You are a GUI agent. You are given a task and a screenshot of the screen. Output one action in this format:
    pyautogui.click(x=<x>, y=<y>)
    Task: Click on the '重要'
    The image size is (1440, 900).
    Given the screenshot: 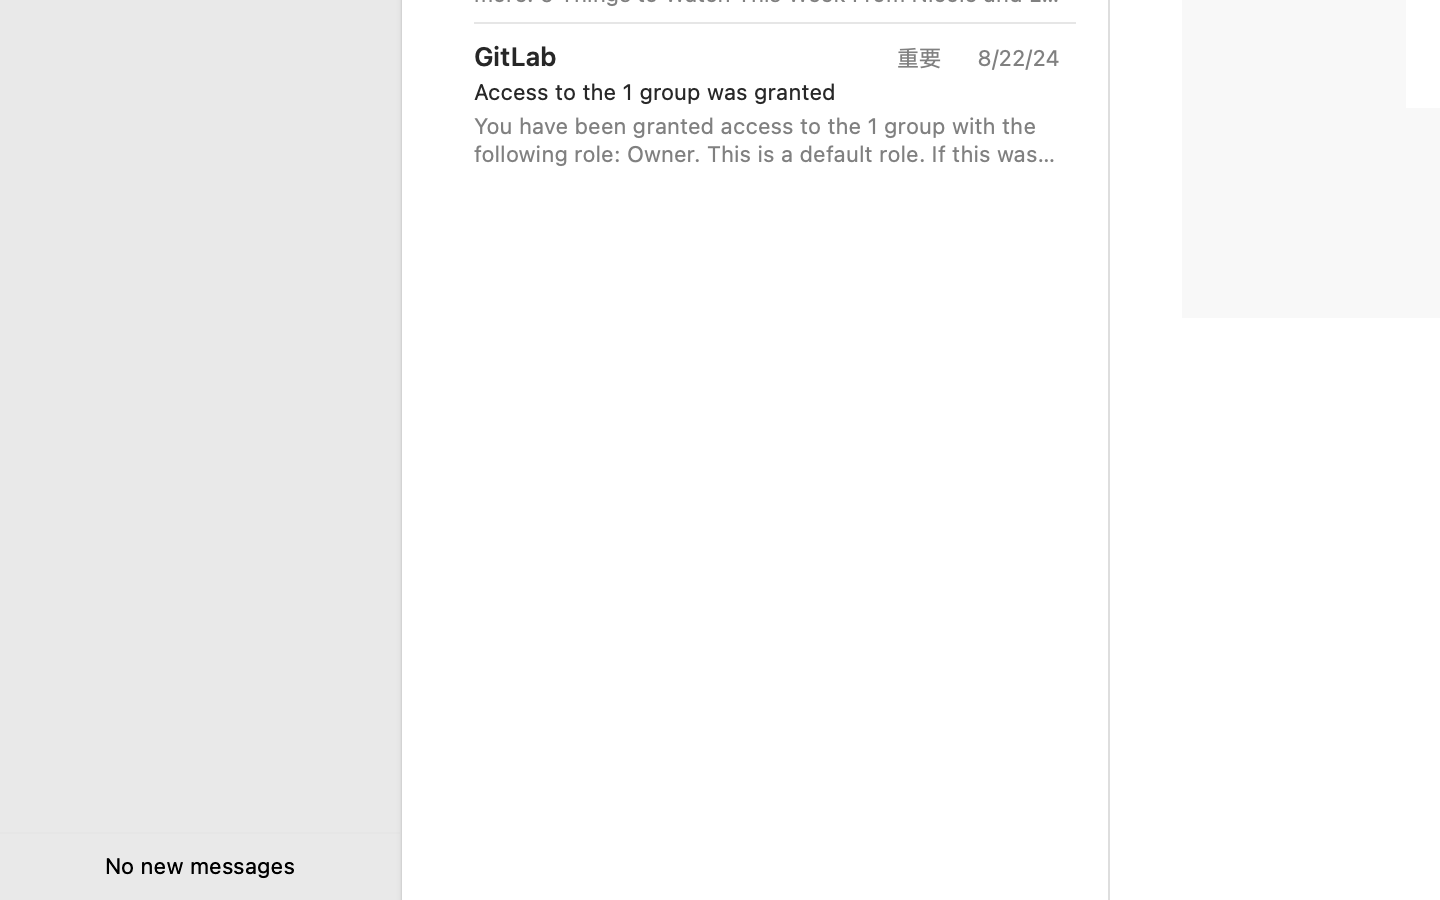 What is the action you would take?
    pyautogui.click(x=926, y=56)
    